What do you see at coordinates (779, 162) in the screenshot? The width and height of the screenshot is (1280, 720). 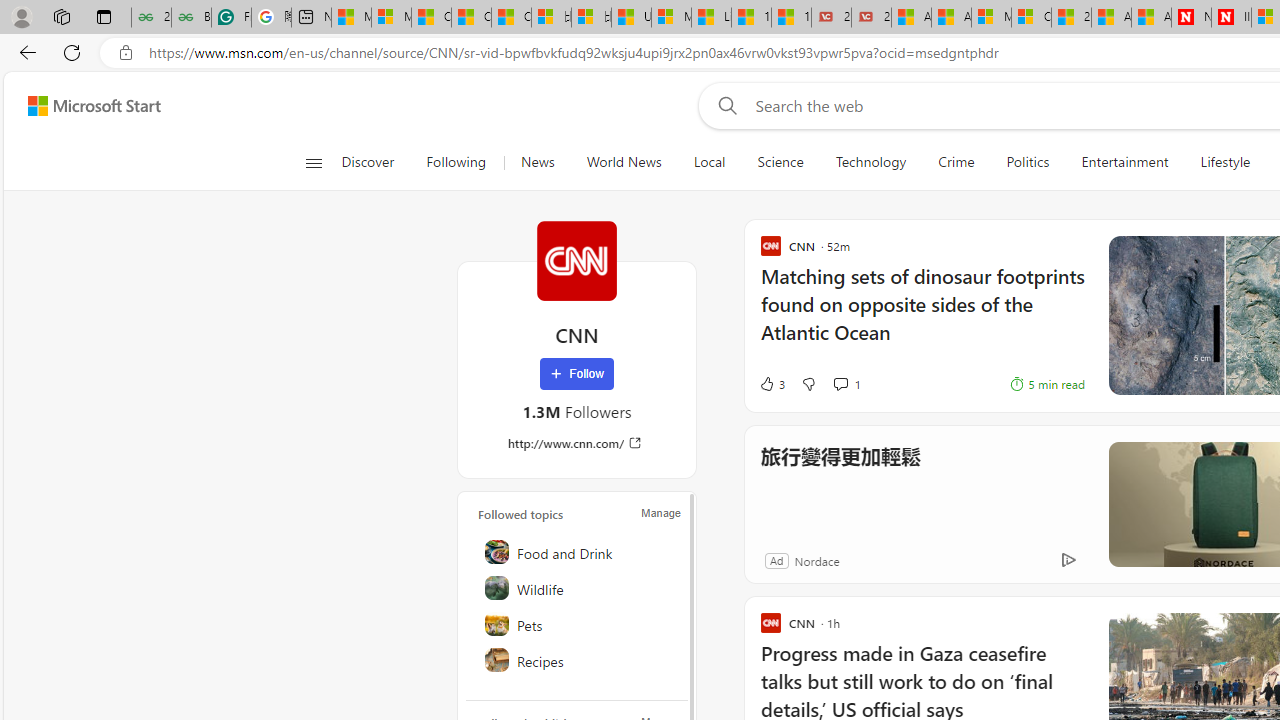 I see `'Science'` at bounding box center [779, 162].